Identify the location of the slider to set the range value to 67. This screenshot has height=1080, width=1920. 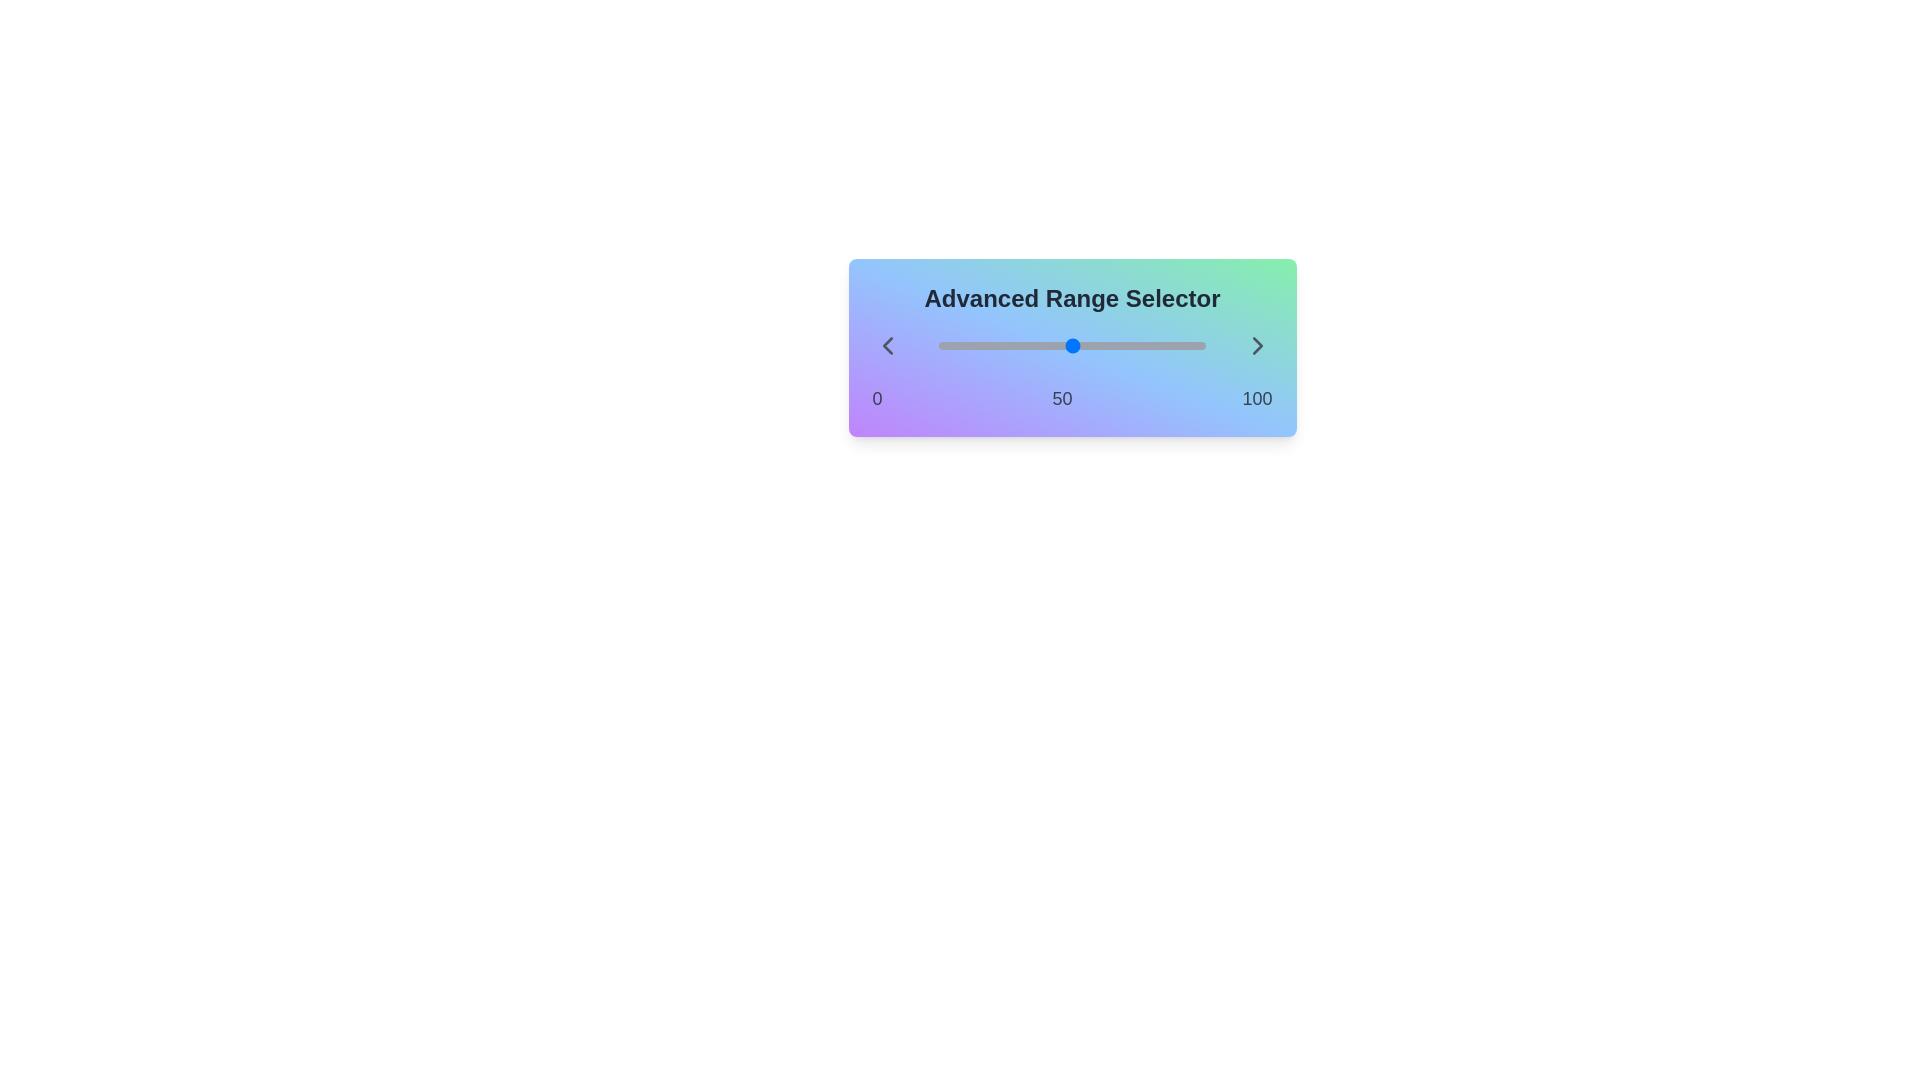
(938, 345).